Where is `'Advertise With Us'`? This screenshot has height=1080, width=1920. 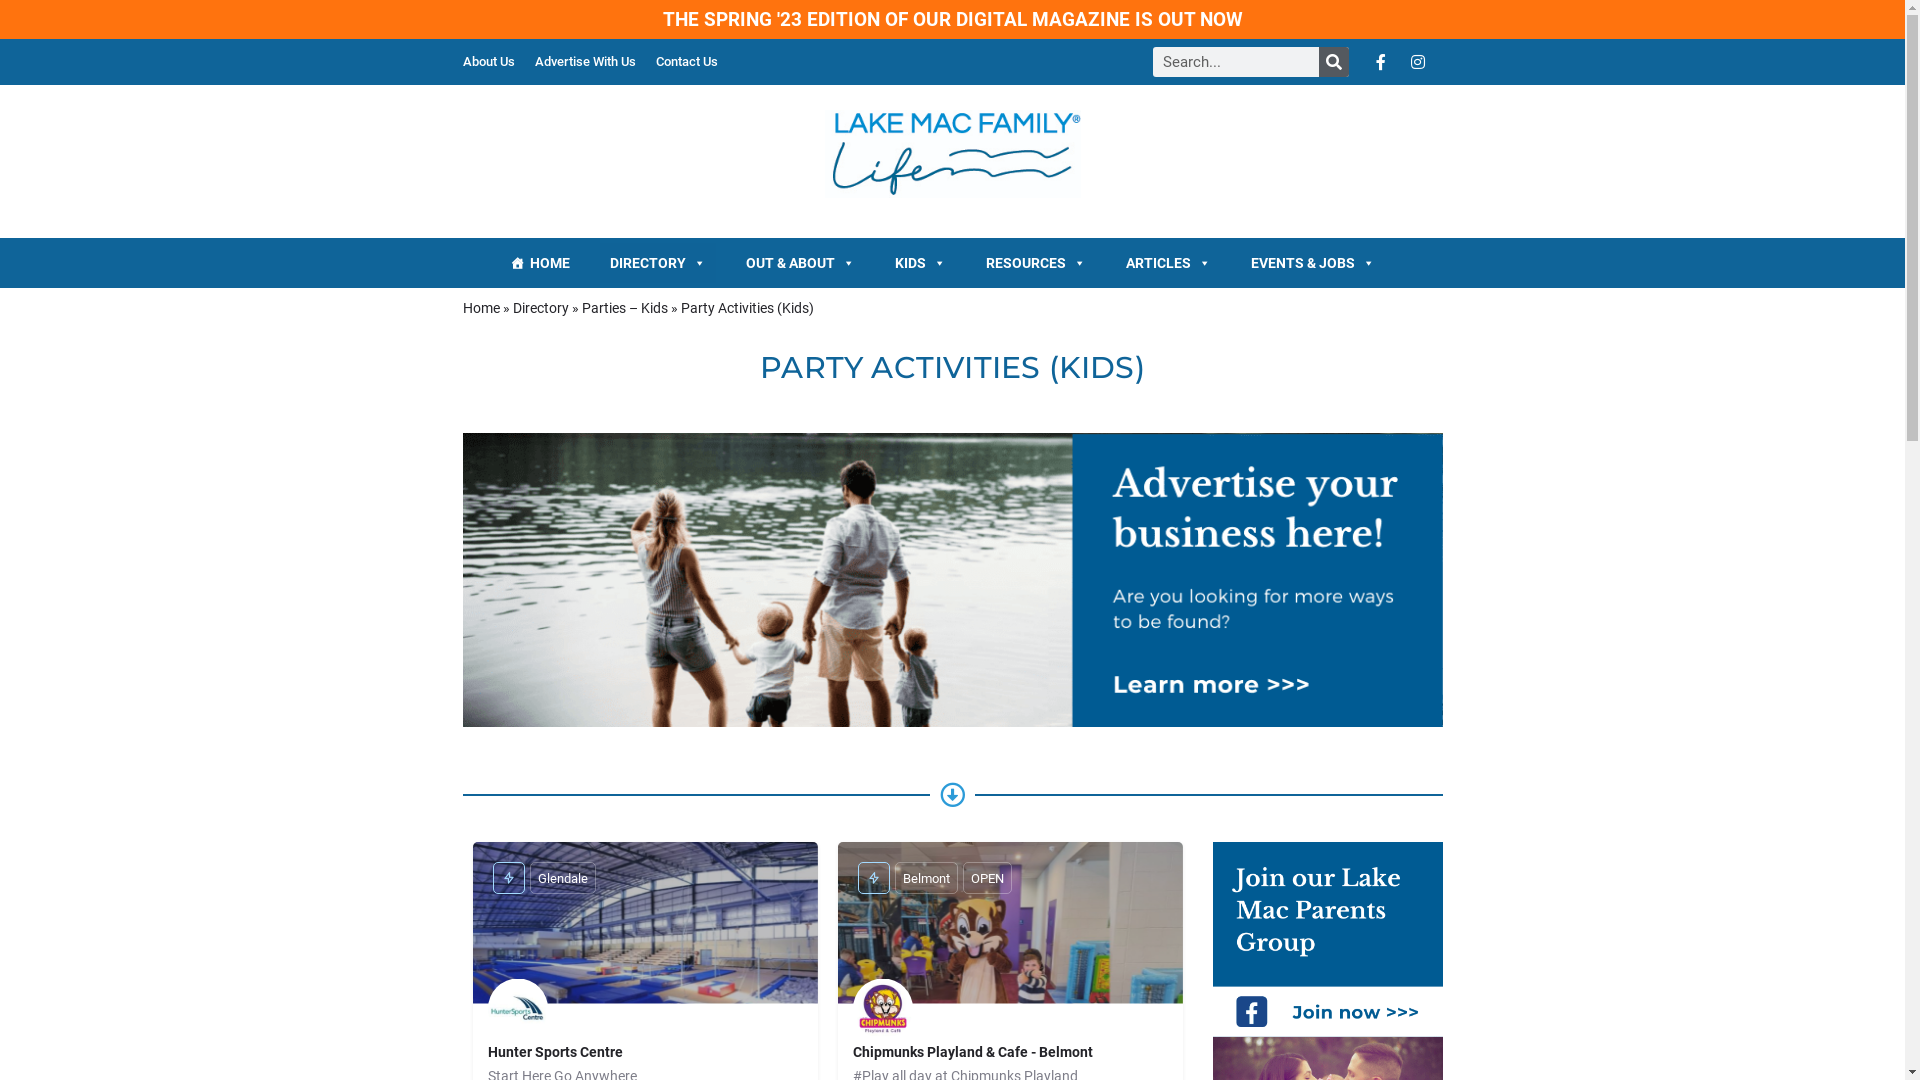
'Advertise With Us' is located at coordinates (583, 60).